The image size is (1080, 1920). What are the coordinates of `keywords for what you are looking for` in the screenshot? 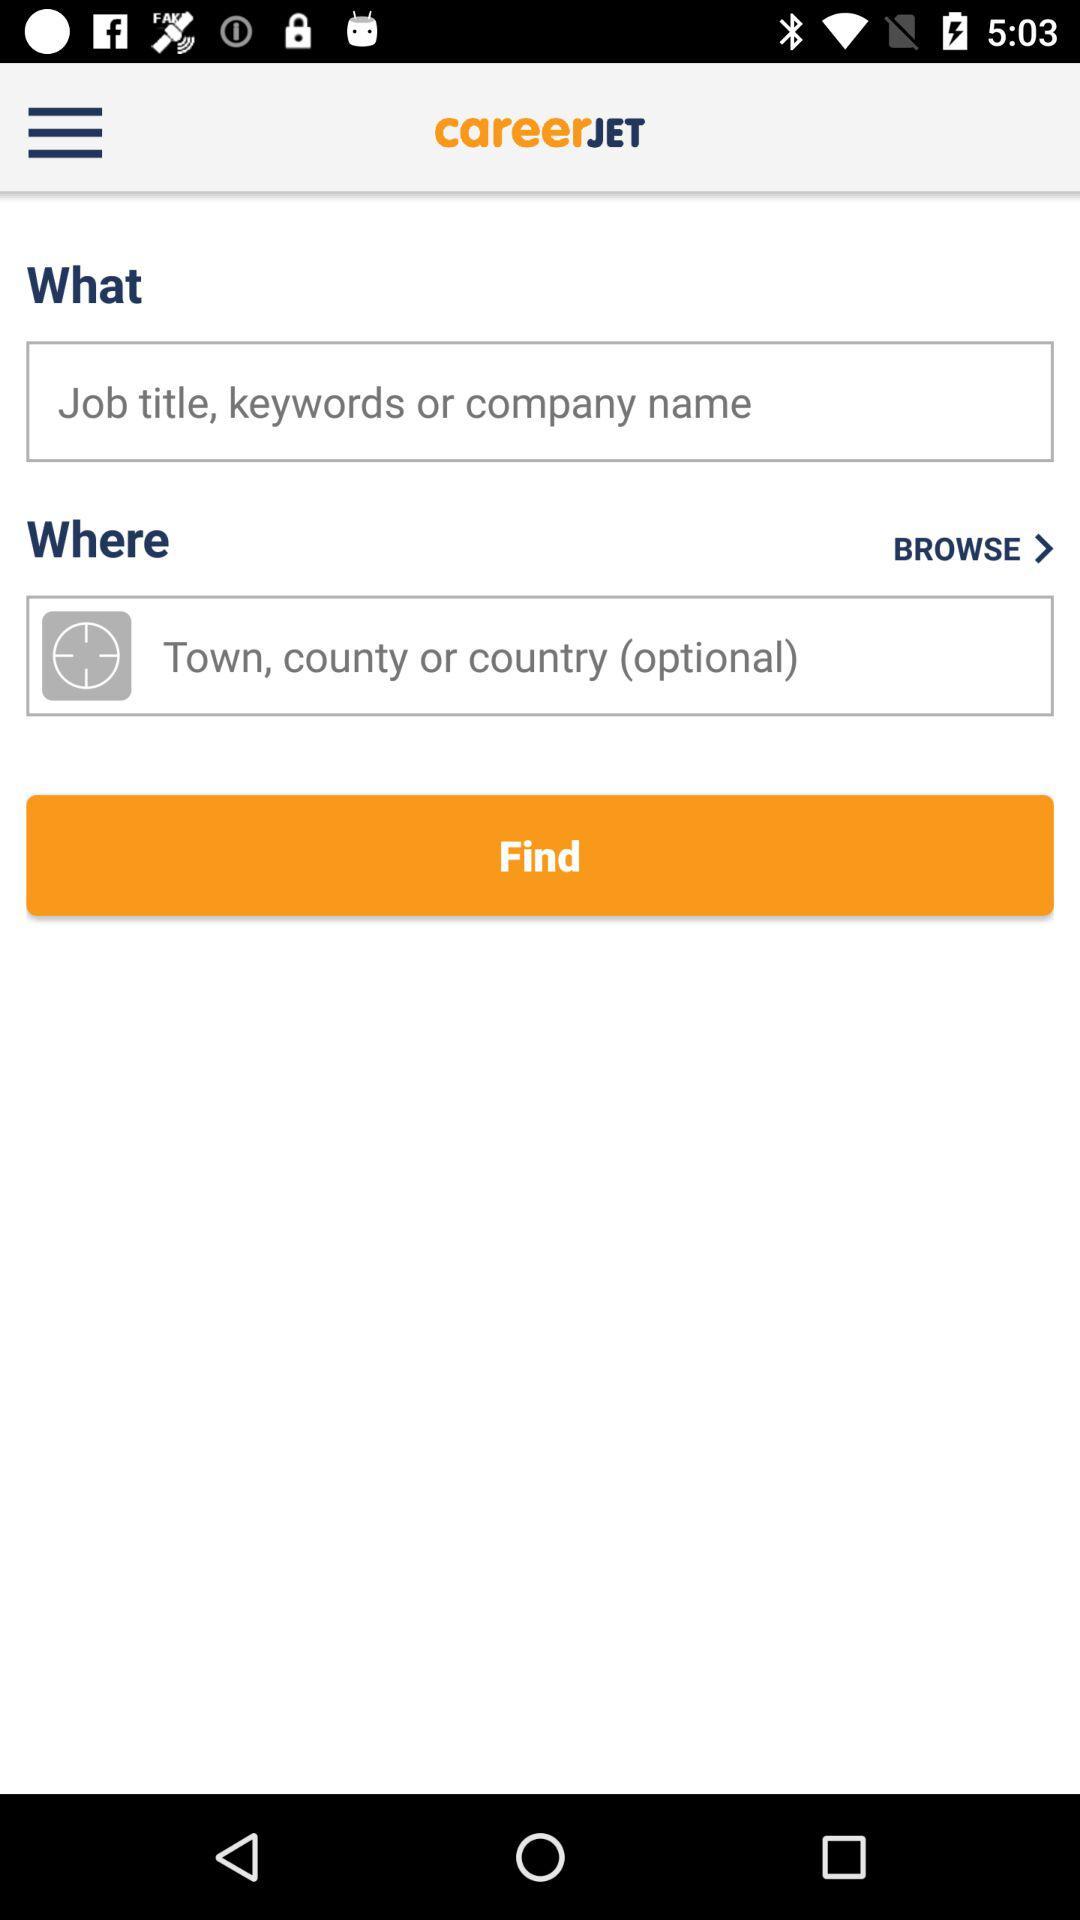 It's located at (540, 400).